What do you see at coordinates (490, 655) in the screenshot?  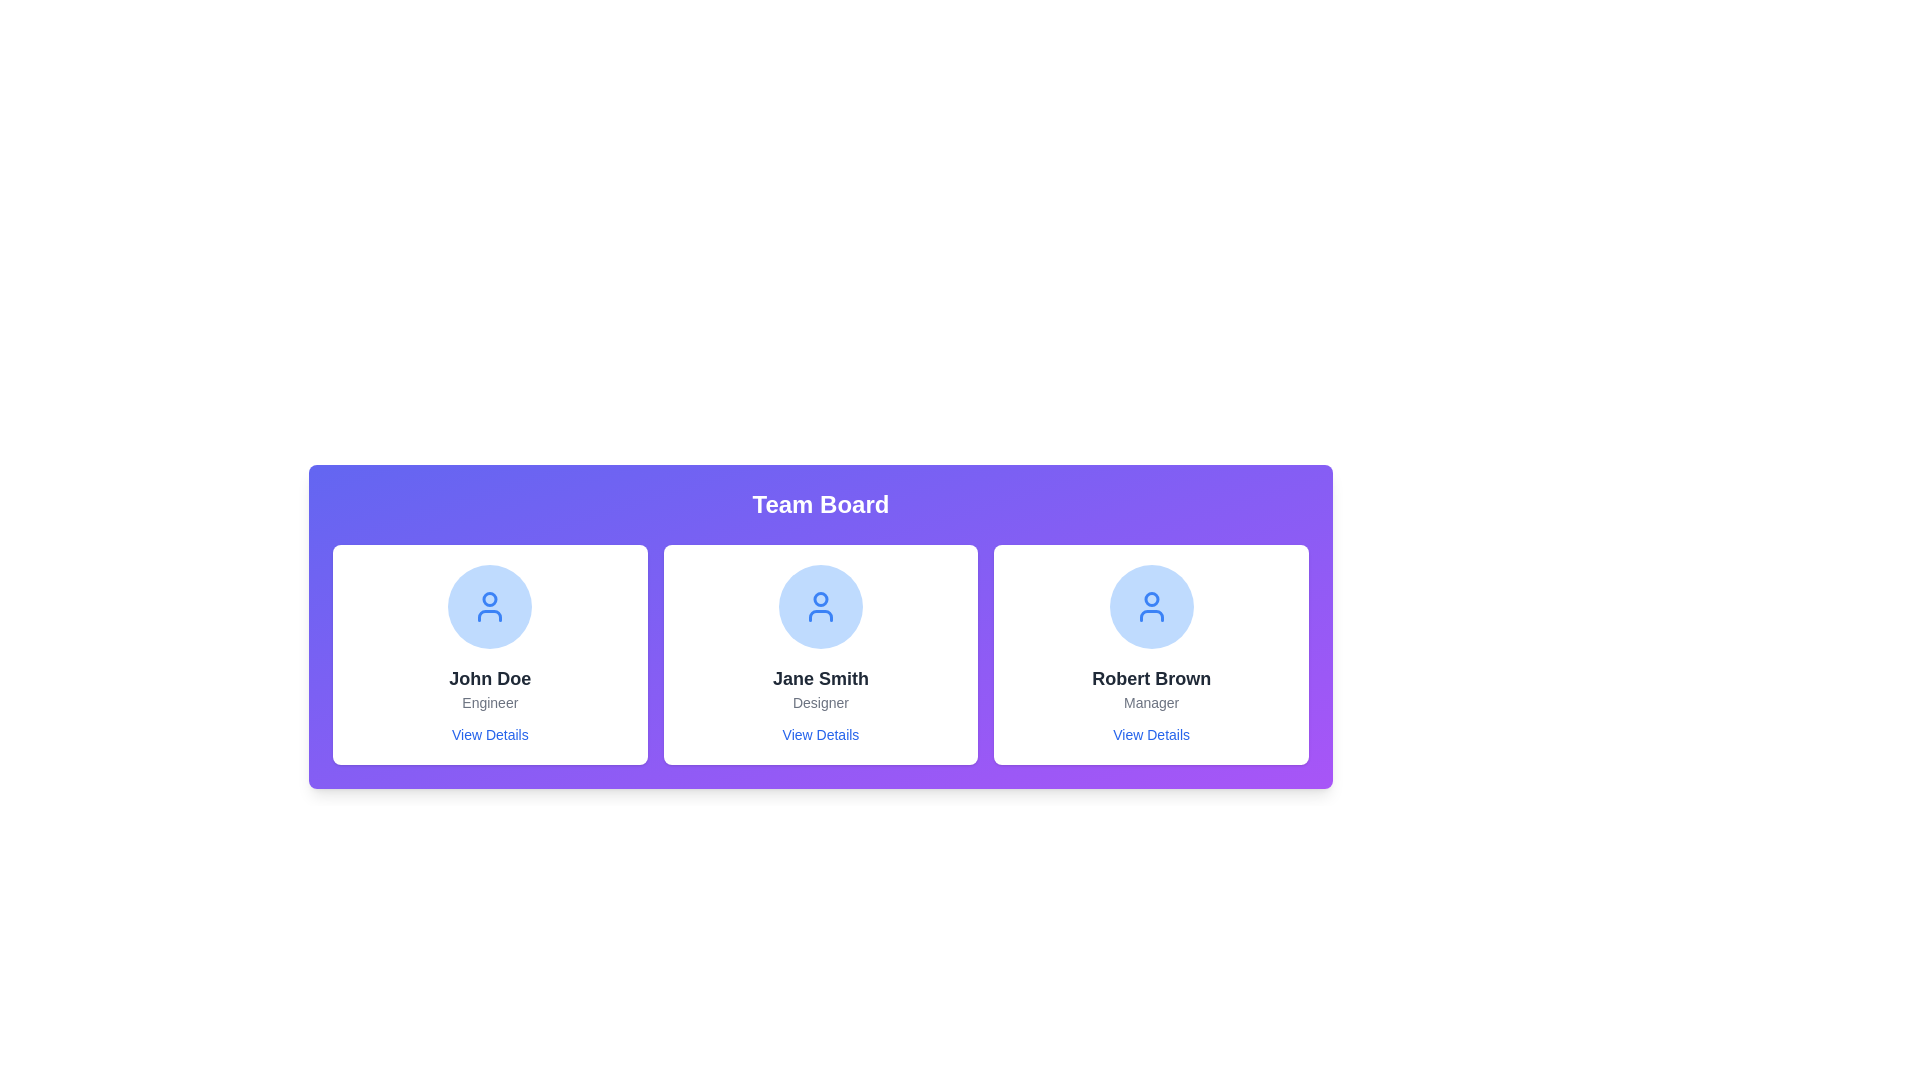 I see `the user profile card located at the leftmost position in the 'Team Board' section` at bounding box center [490, 655].